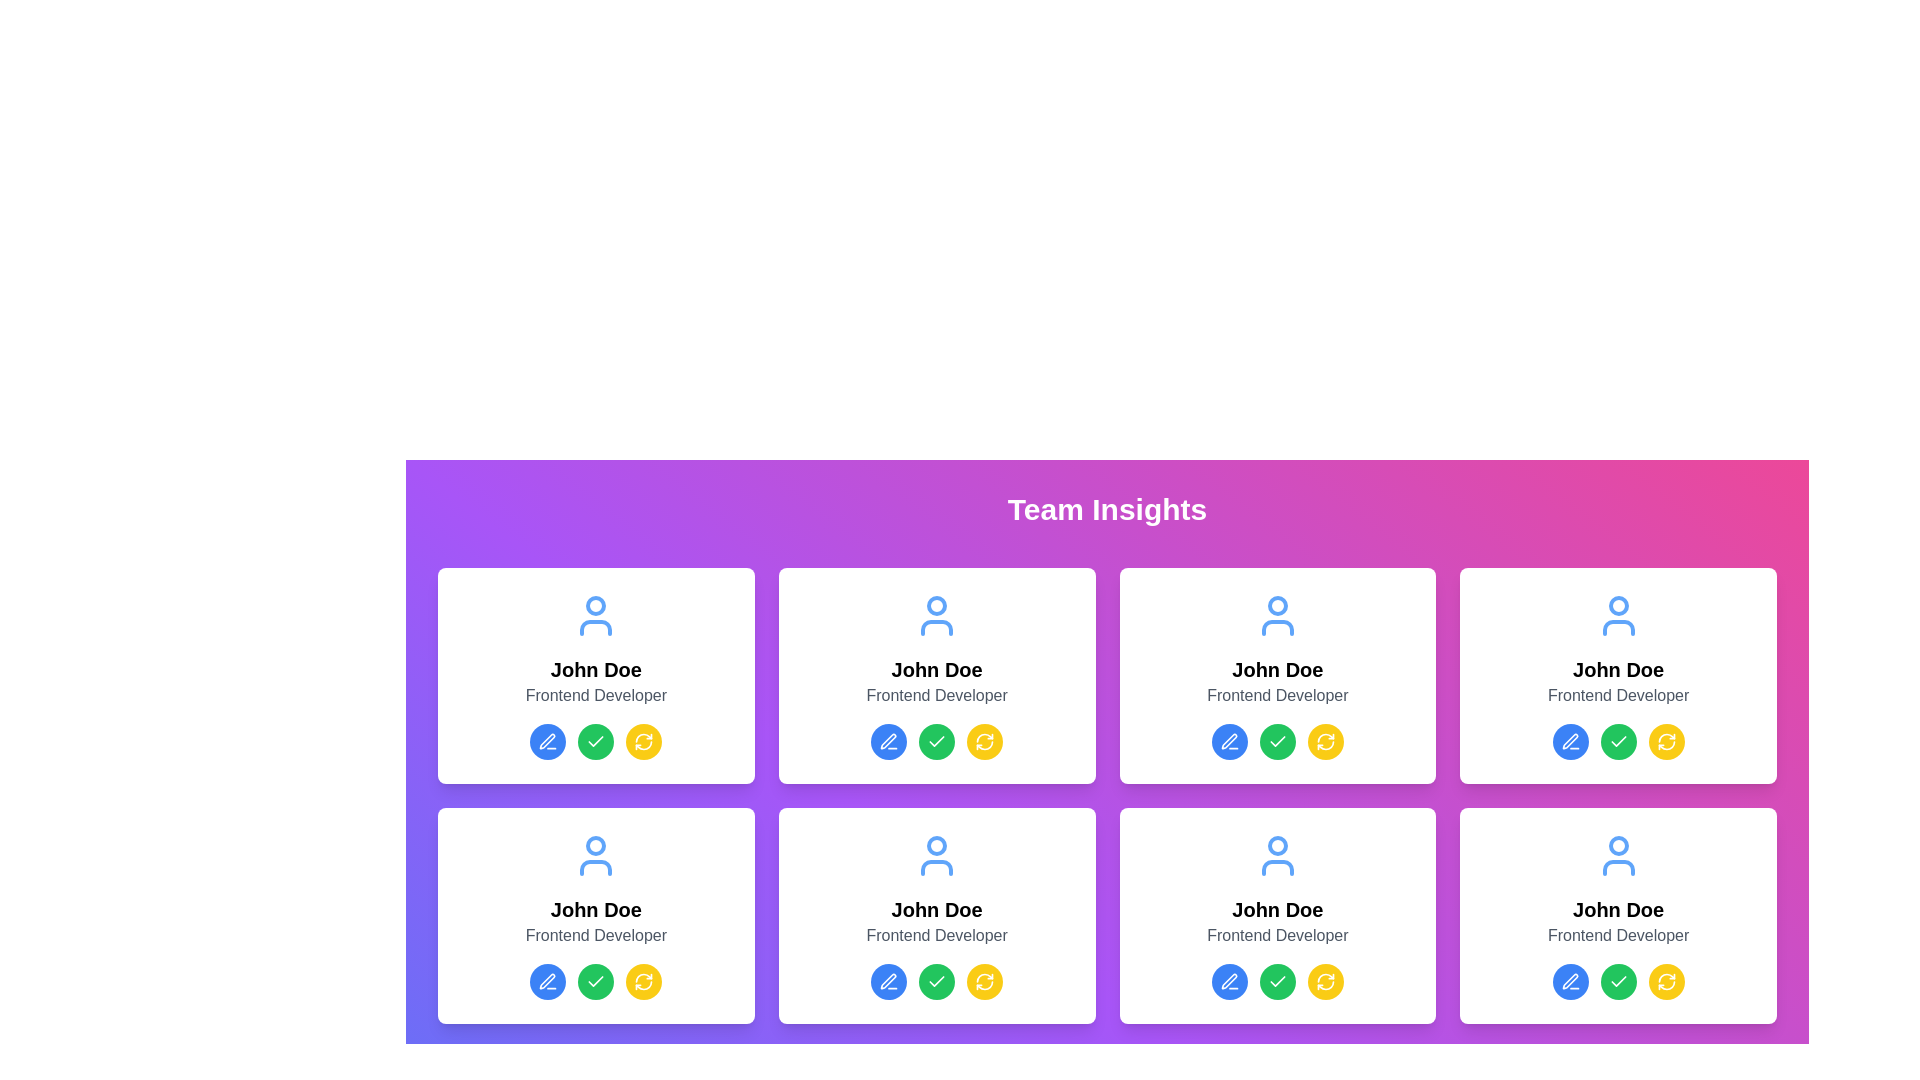 The width and height of the screenshot is (1920, 1080). What do you see at coordinates (936, 910) in the screenshot?
I see `the text 'John Doe' by clicking on it, which is displayed prominently in bold or semi-bold typeface above the smaller text 'Frontend Developer' within the card in the second row, third column of the grid layout` at bounding box center [936, 910].